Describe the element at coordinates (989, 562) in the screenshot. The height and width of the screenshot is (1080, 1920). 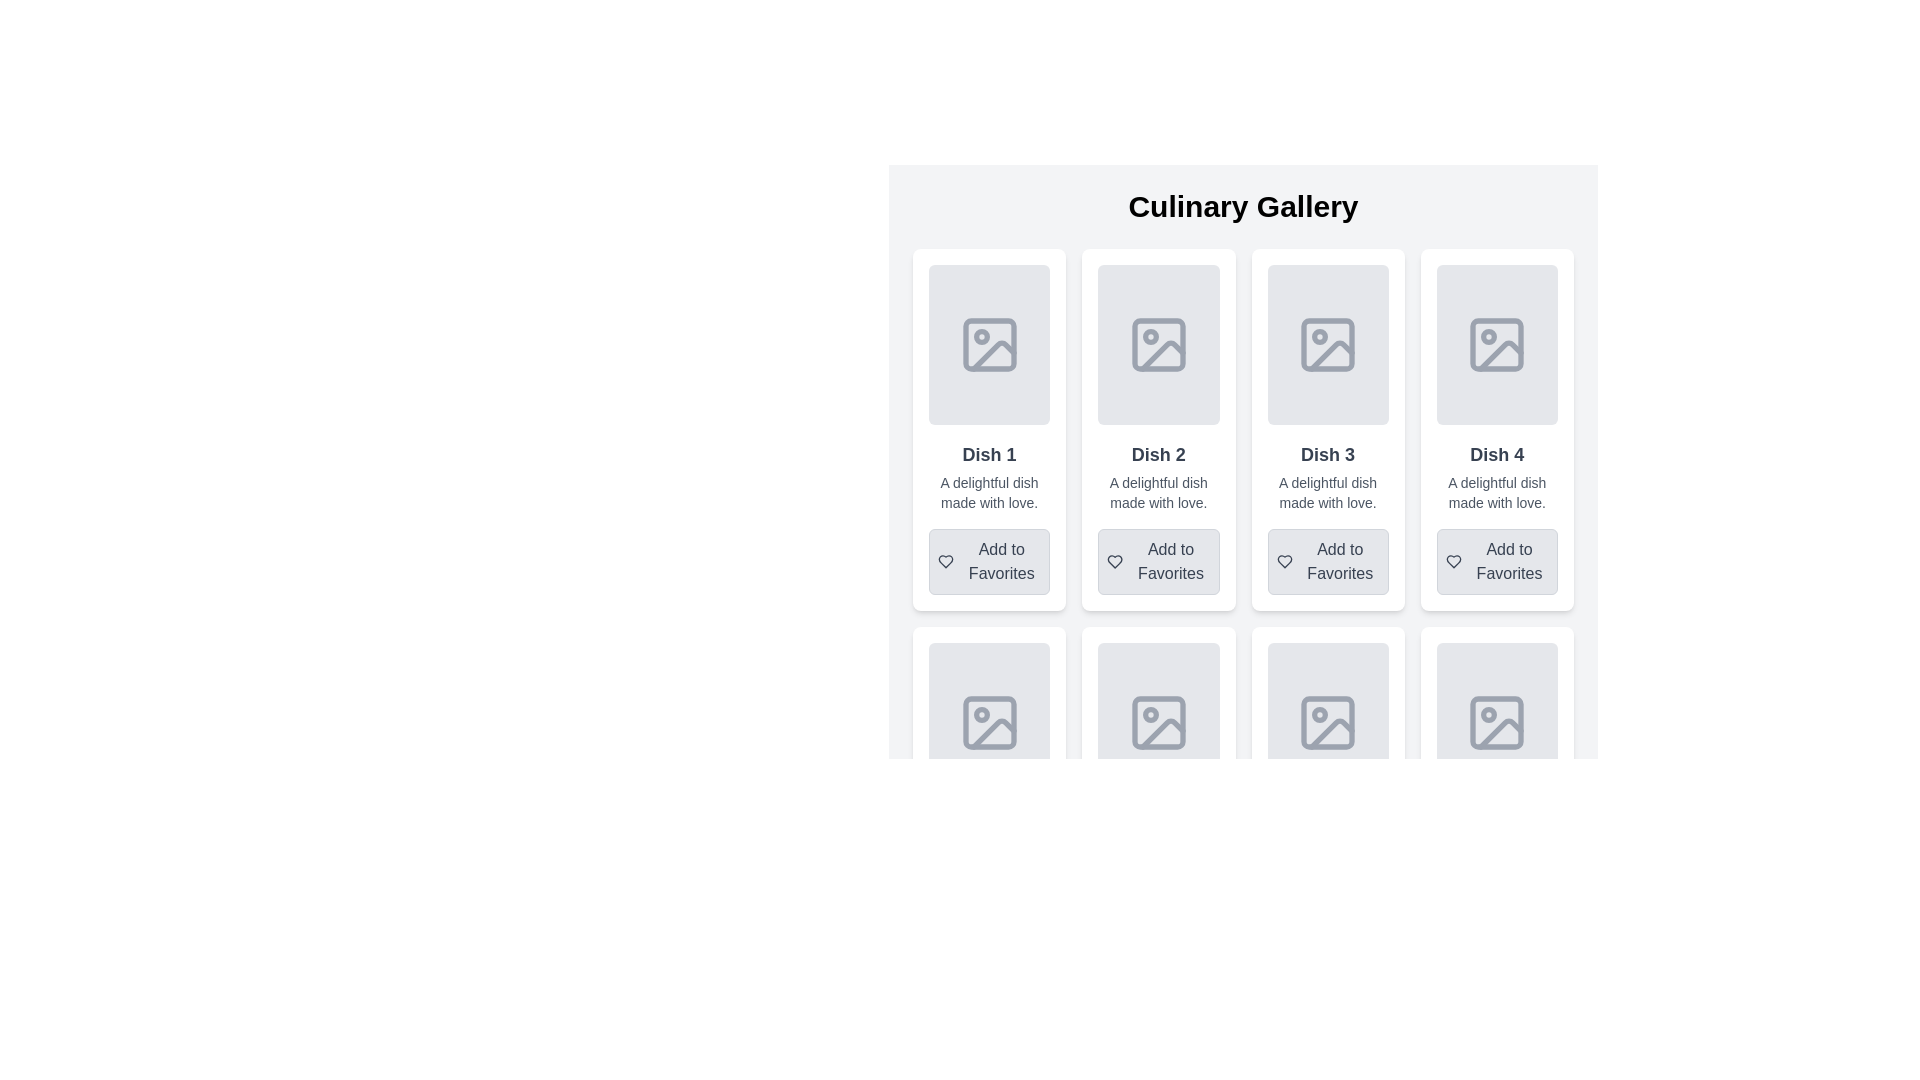
I see `the interactive button to add 'Dish 1' to the user's favorites, located below the description in the 'Dish 1' card` at that location.